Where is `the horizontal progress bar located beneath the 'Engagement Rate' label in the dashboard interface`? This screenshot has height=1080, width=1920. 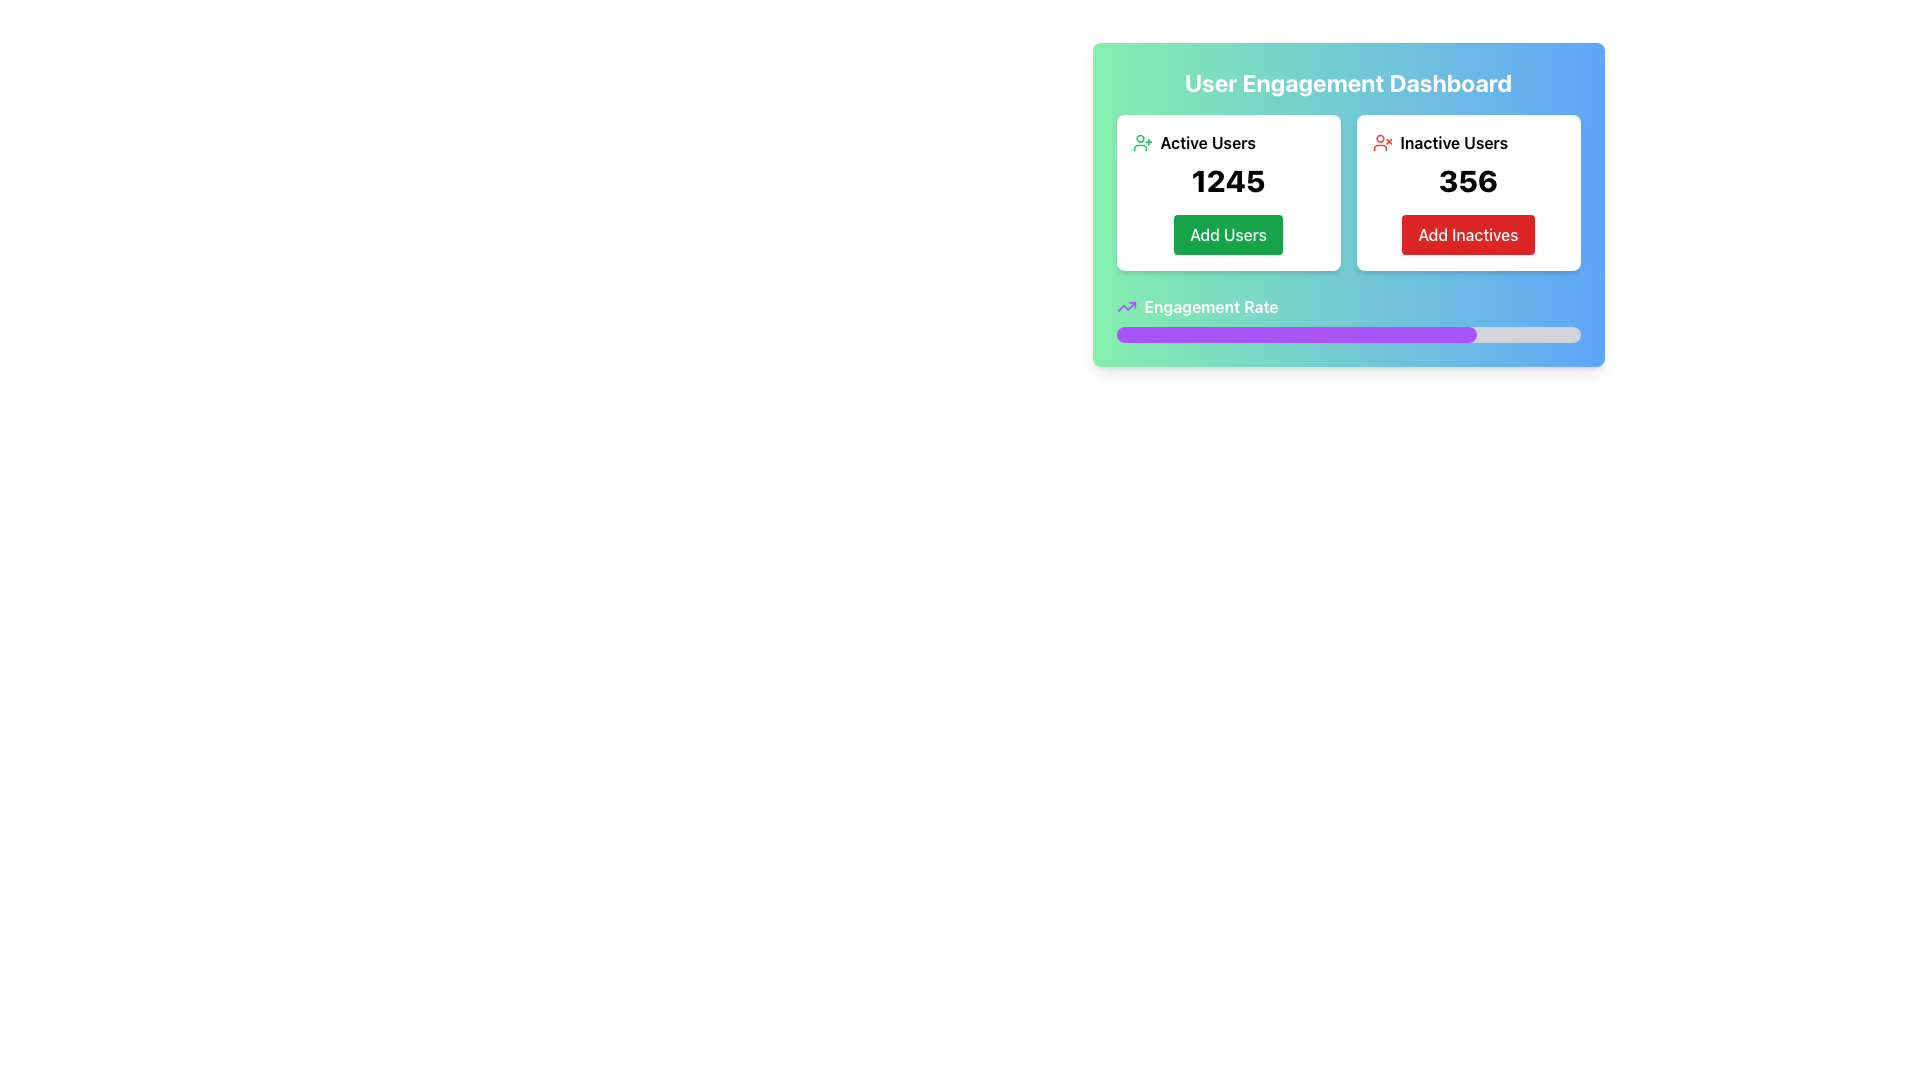
the horizontal progress bar located beneath the 'Engagement Rate' label in the dashboard interface is located at coordinates (1348, 334).